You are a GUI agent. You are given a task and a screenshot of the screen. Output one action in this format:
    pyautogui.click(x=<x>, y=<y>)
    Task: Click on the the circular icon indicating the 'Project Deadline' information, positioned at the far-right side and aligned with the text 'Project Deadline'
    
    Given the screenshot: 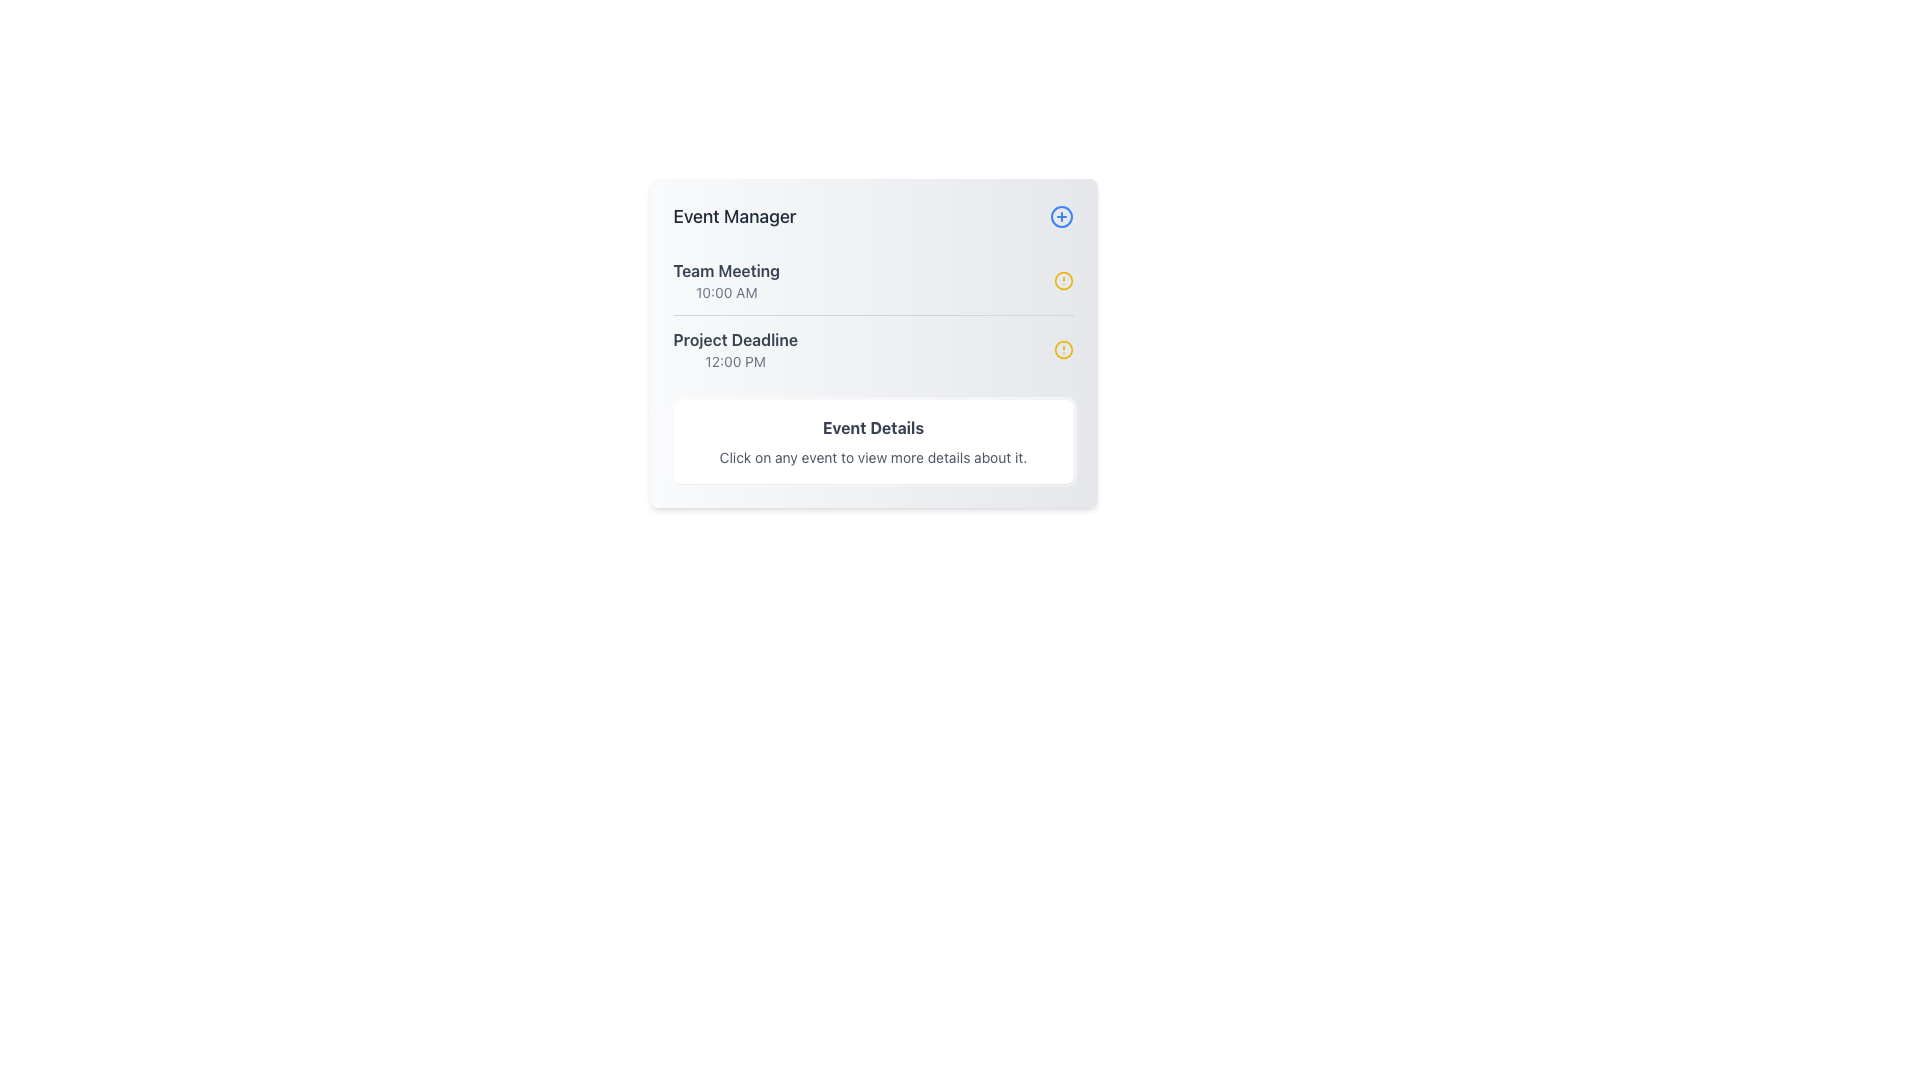 What is the action you would take?
    pyautogui.click(x=1062, y=349)
    